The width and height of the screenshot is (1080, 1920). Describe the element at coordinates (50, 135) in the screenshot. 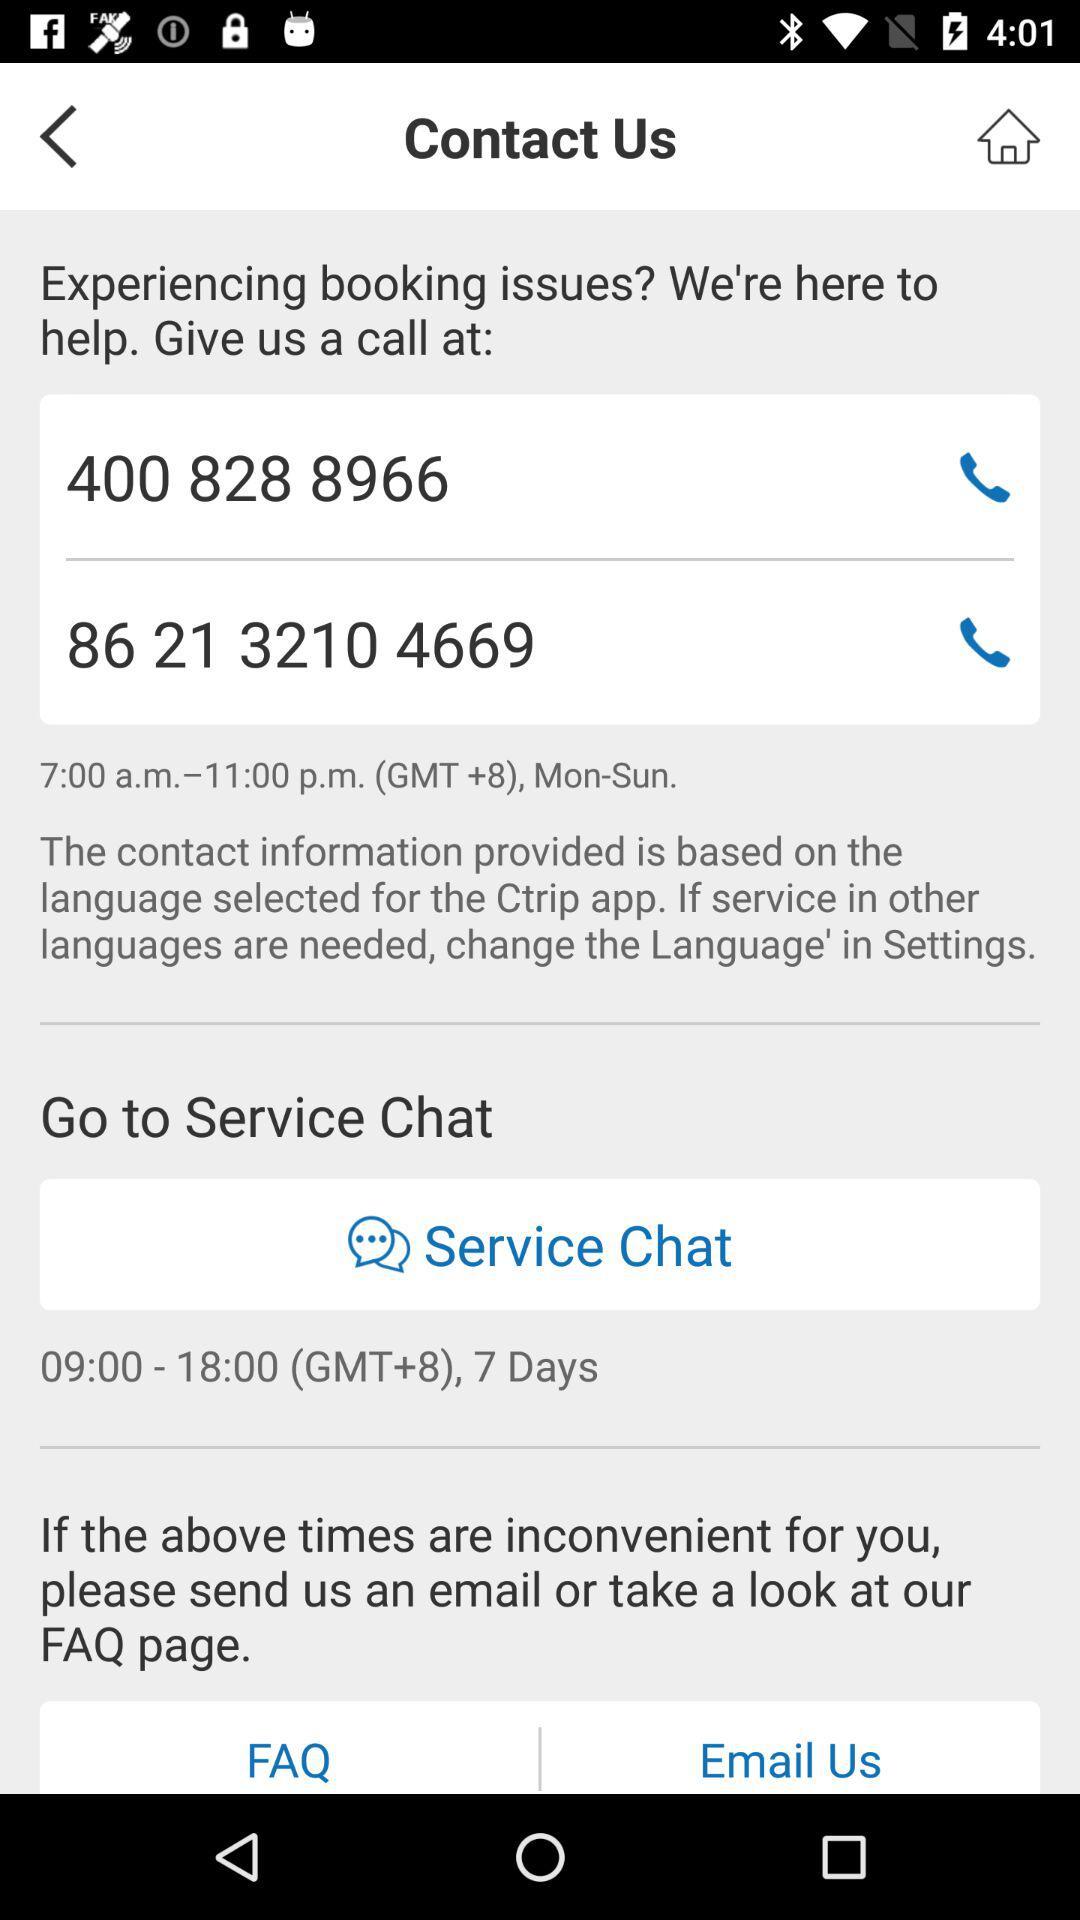

I see `item above the experiencing booking issues icon` at that location.